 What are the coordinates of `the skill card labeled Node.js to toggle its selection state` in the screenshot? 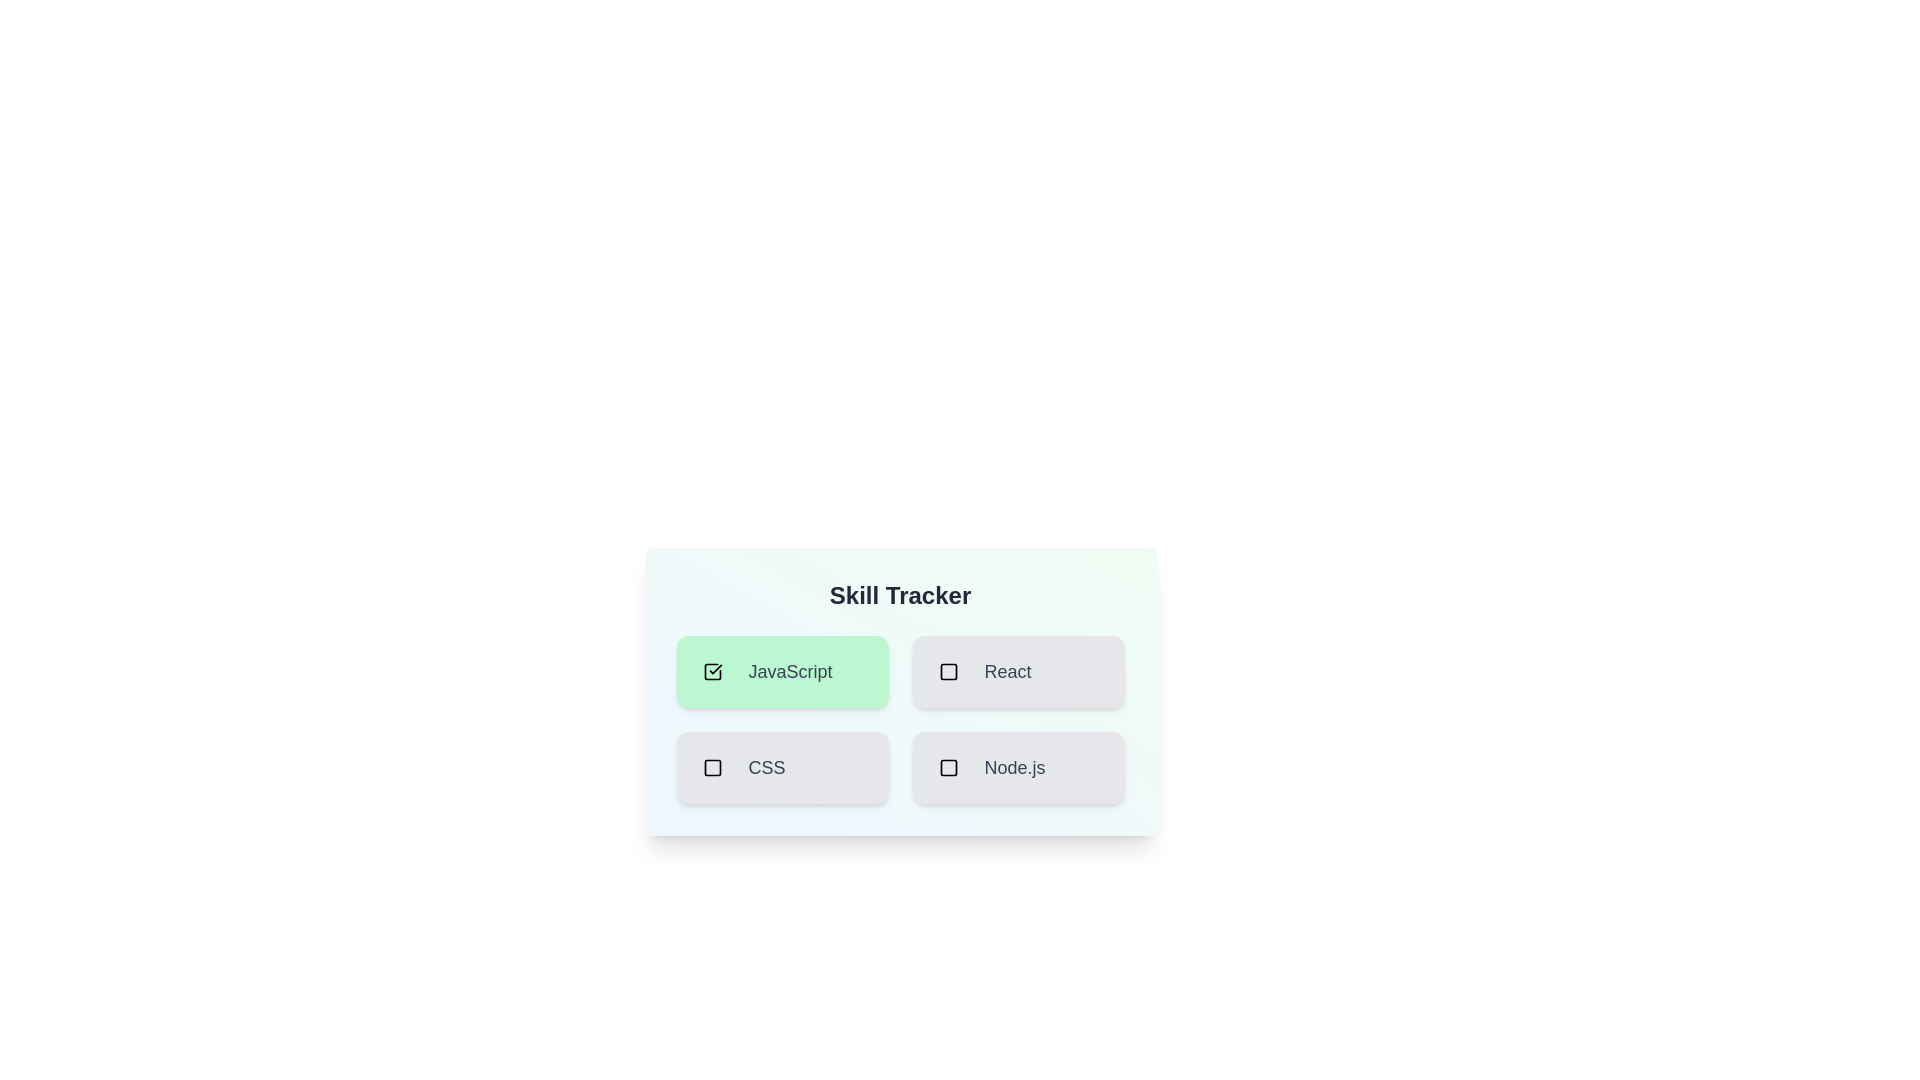 It's located at (1018, 766).